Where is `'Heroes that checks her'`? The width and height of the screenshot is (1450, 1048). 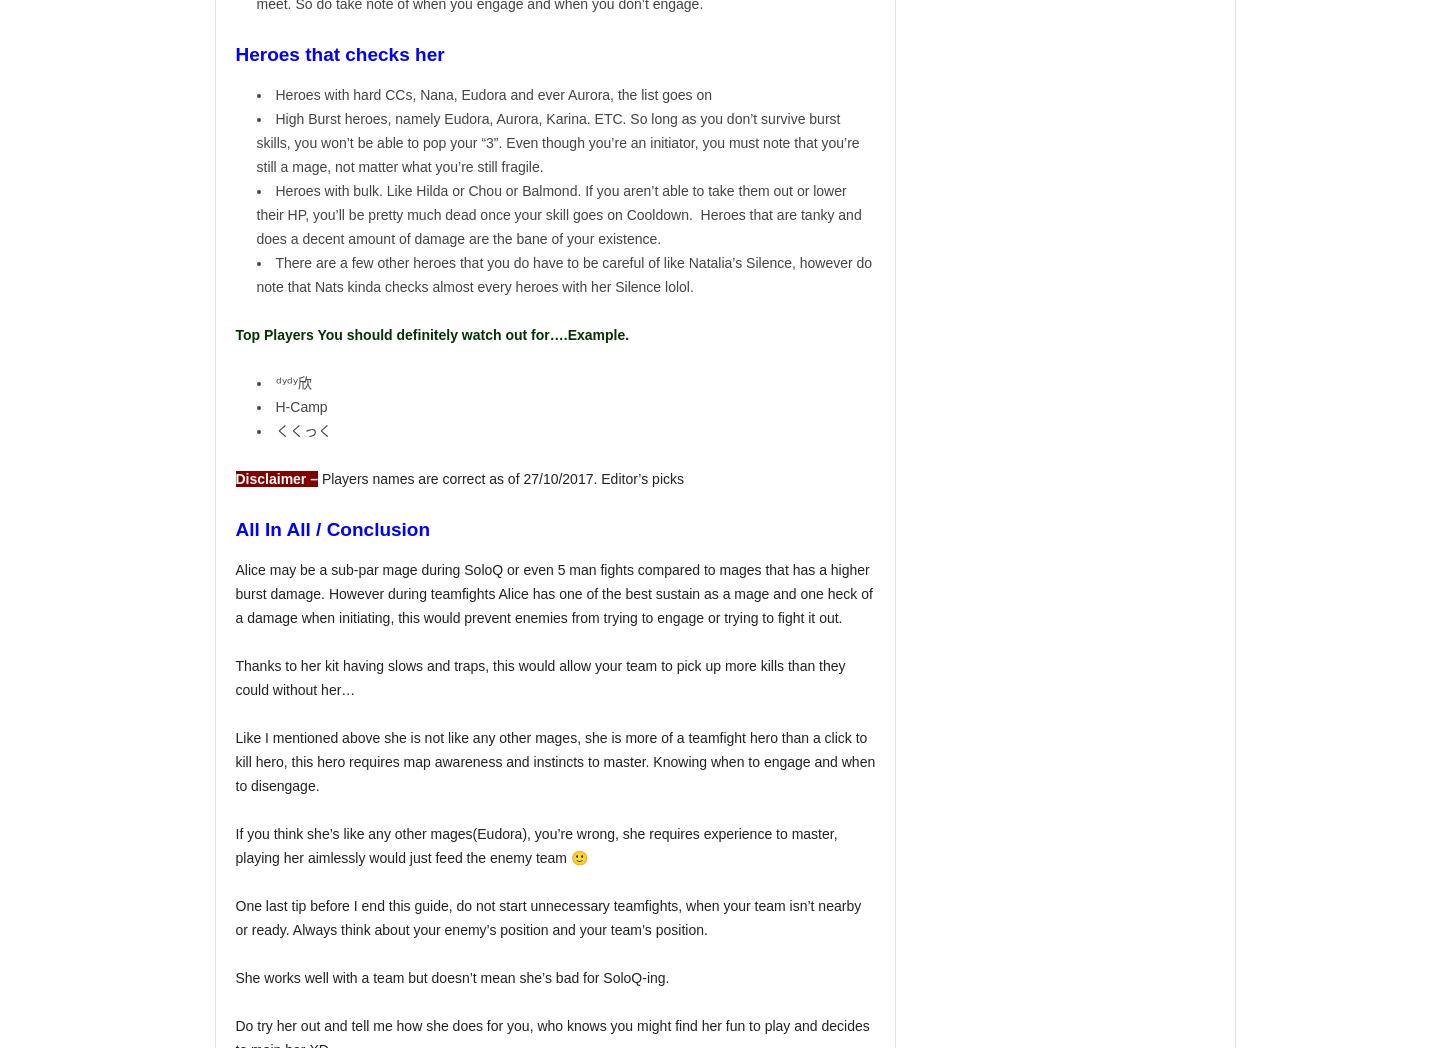
'Heroes that checks her' is located at coordinates (234, 53).